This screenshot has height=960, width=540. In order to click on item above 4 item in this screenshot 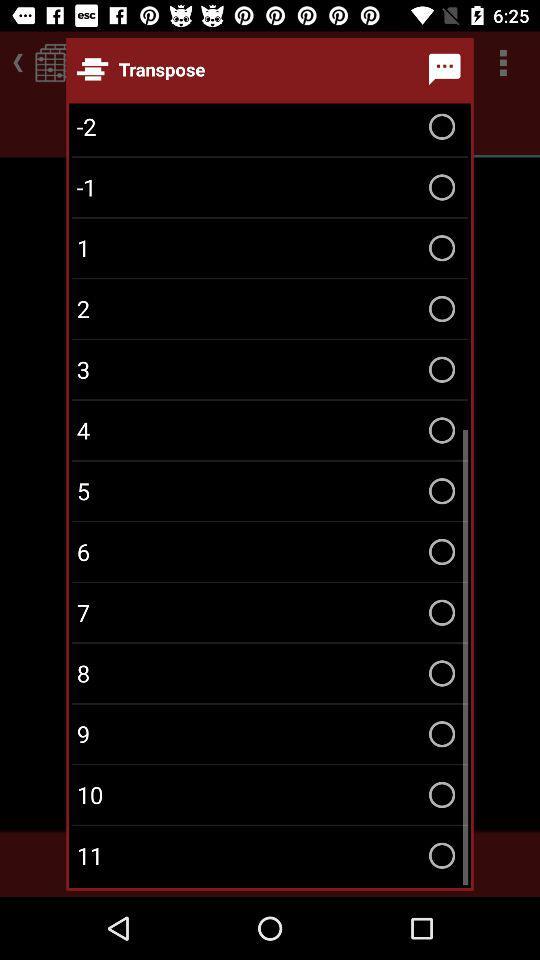, I will do `click(270, 368)`.